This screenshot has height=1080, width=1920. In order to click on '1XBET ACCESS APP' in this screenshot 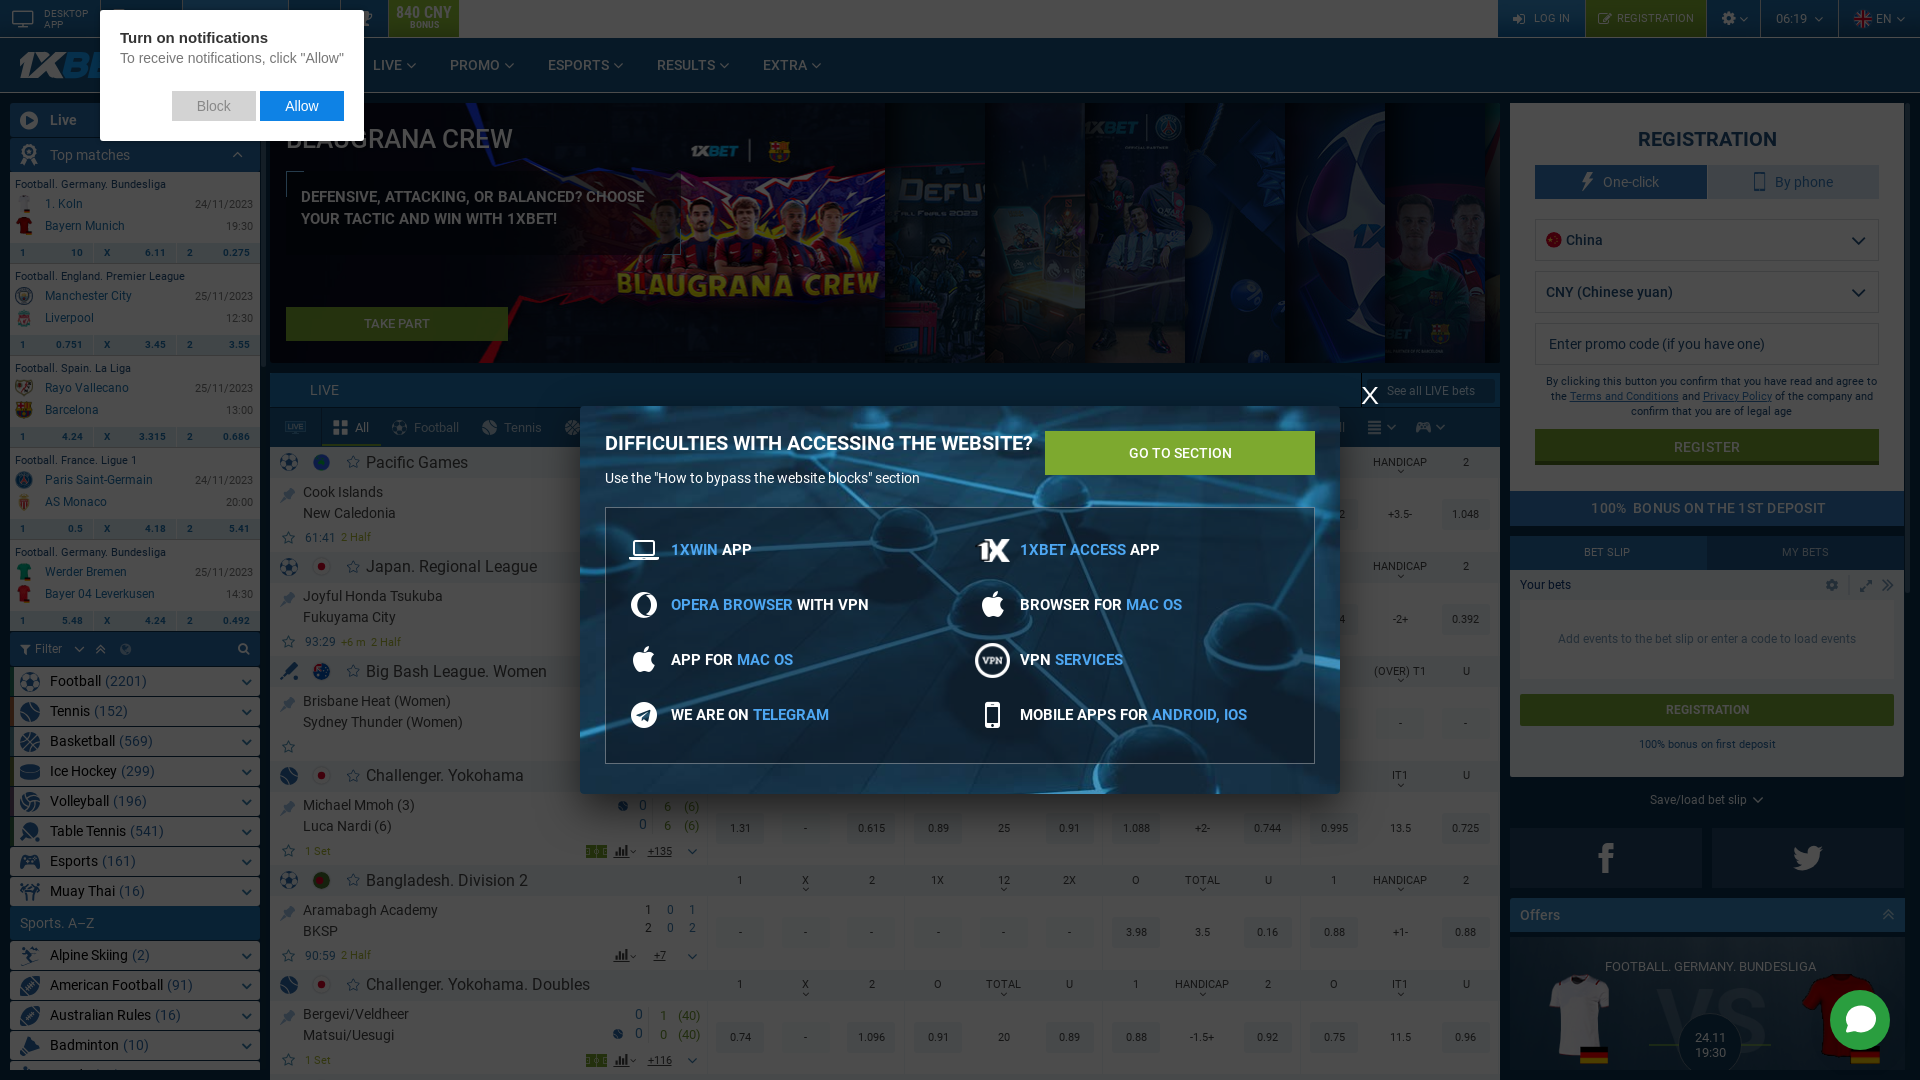, I will do `click(1088, 550)`.